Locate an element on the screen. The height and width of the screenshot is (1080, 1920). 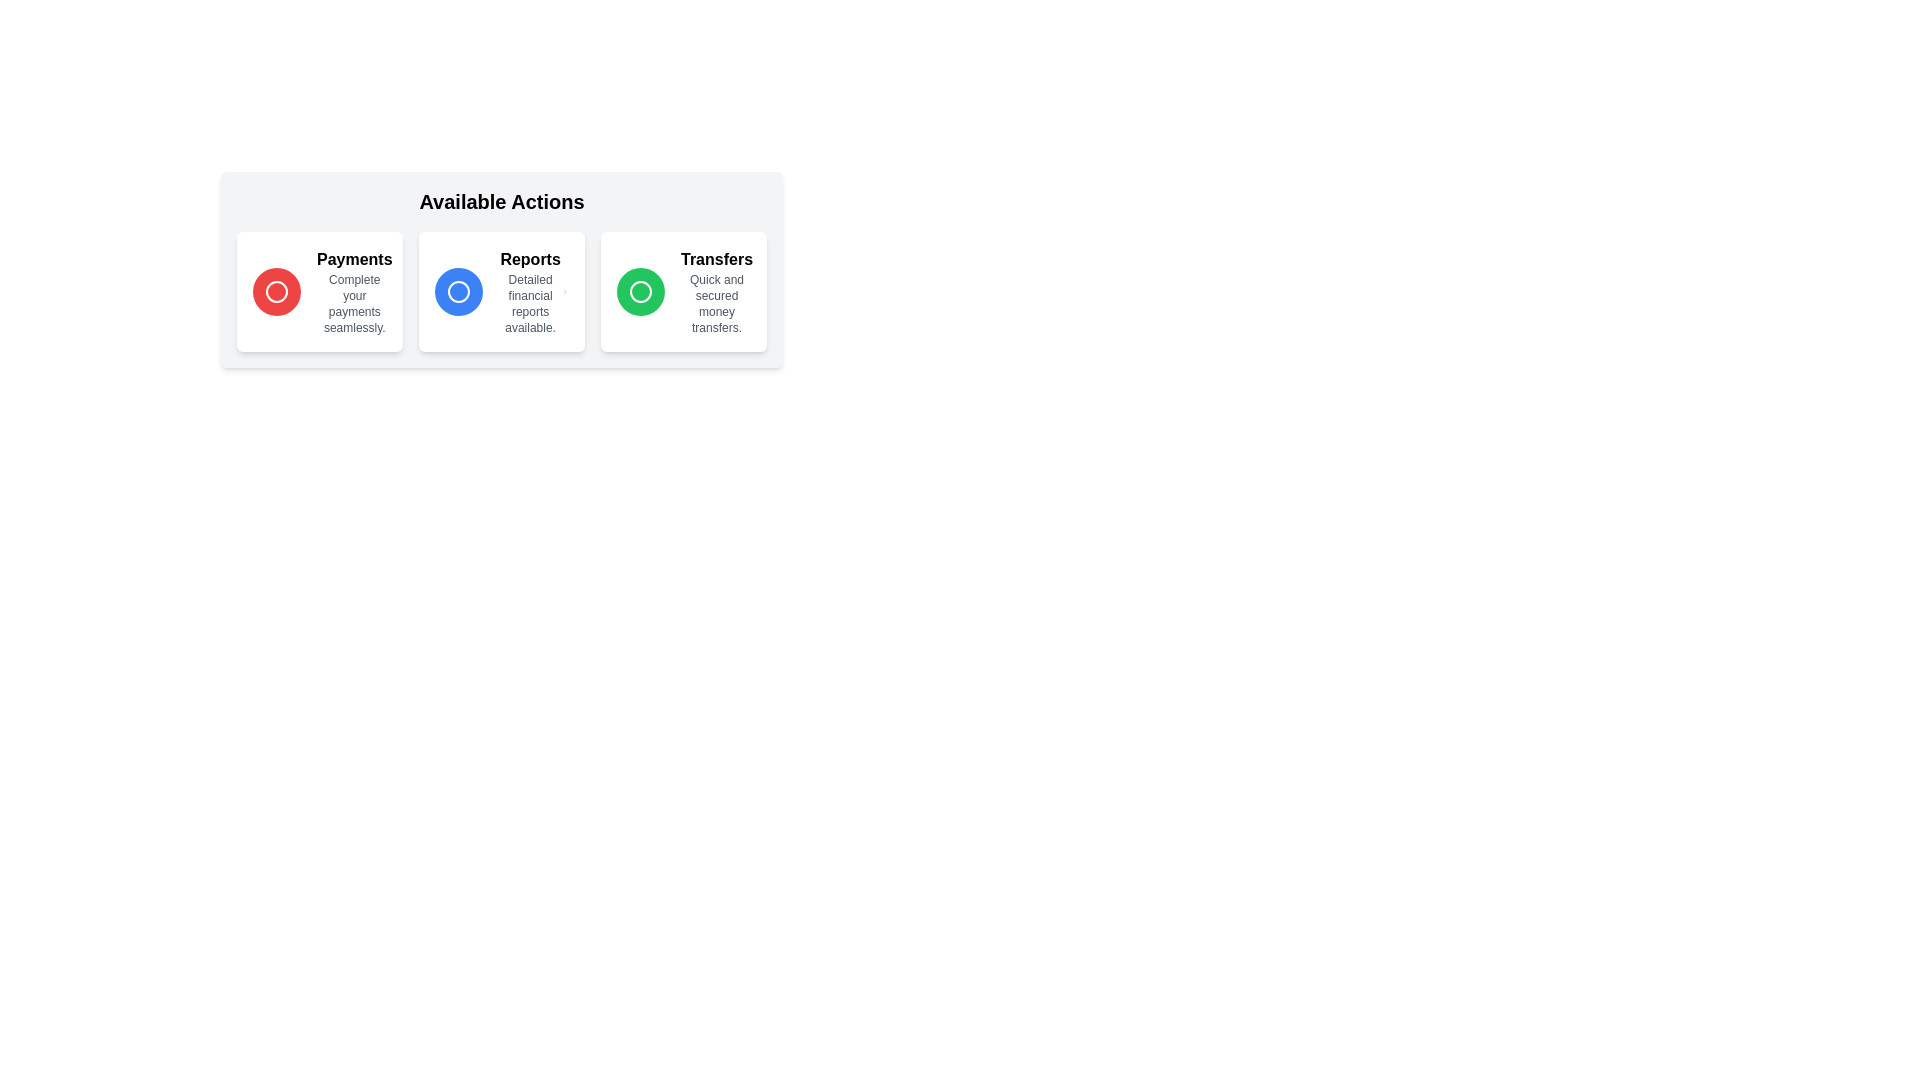
the circular red icon with a white border located in the 'Payments' card is located at coordinates (276, 292).